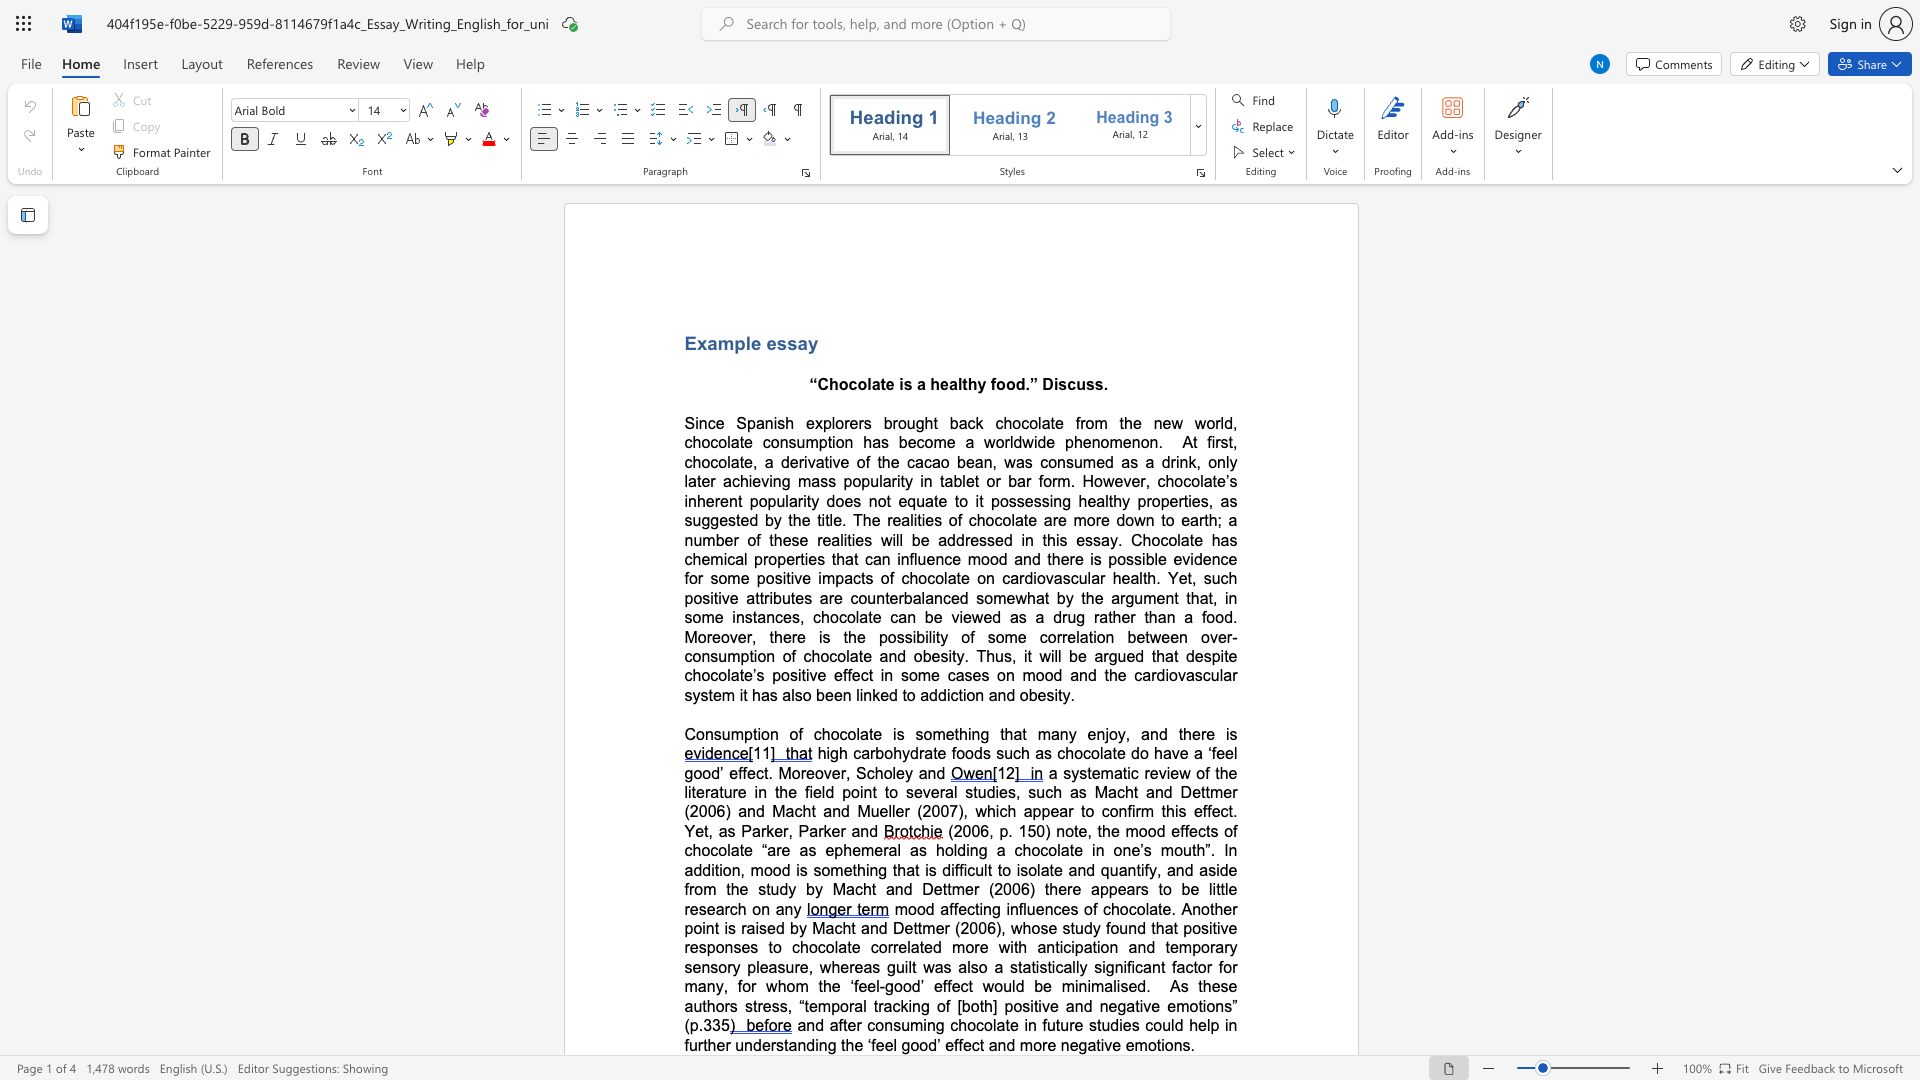  What do you see at coordinates (1056, 753) in the screenshot?
I see `the subset text "chocolate do have a ‘feel go" within the text "high carbohydrate foods such as chocolate do have a ‘feel good’ effect. Moreover, Scholey and"` at bounding box center [1056, 753].